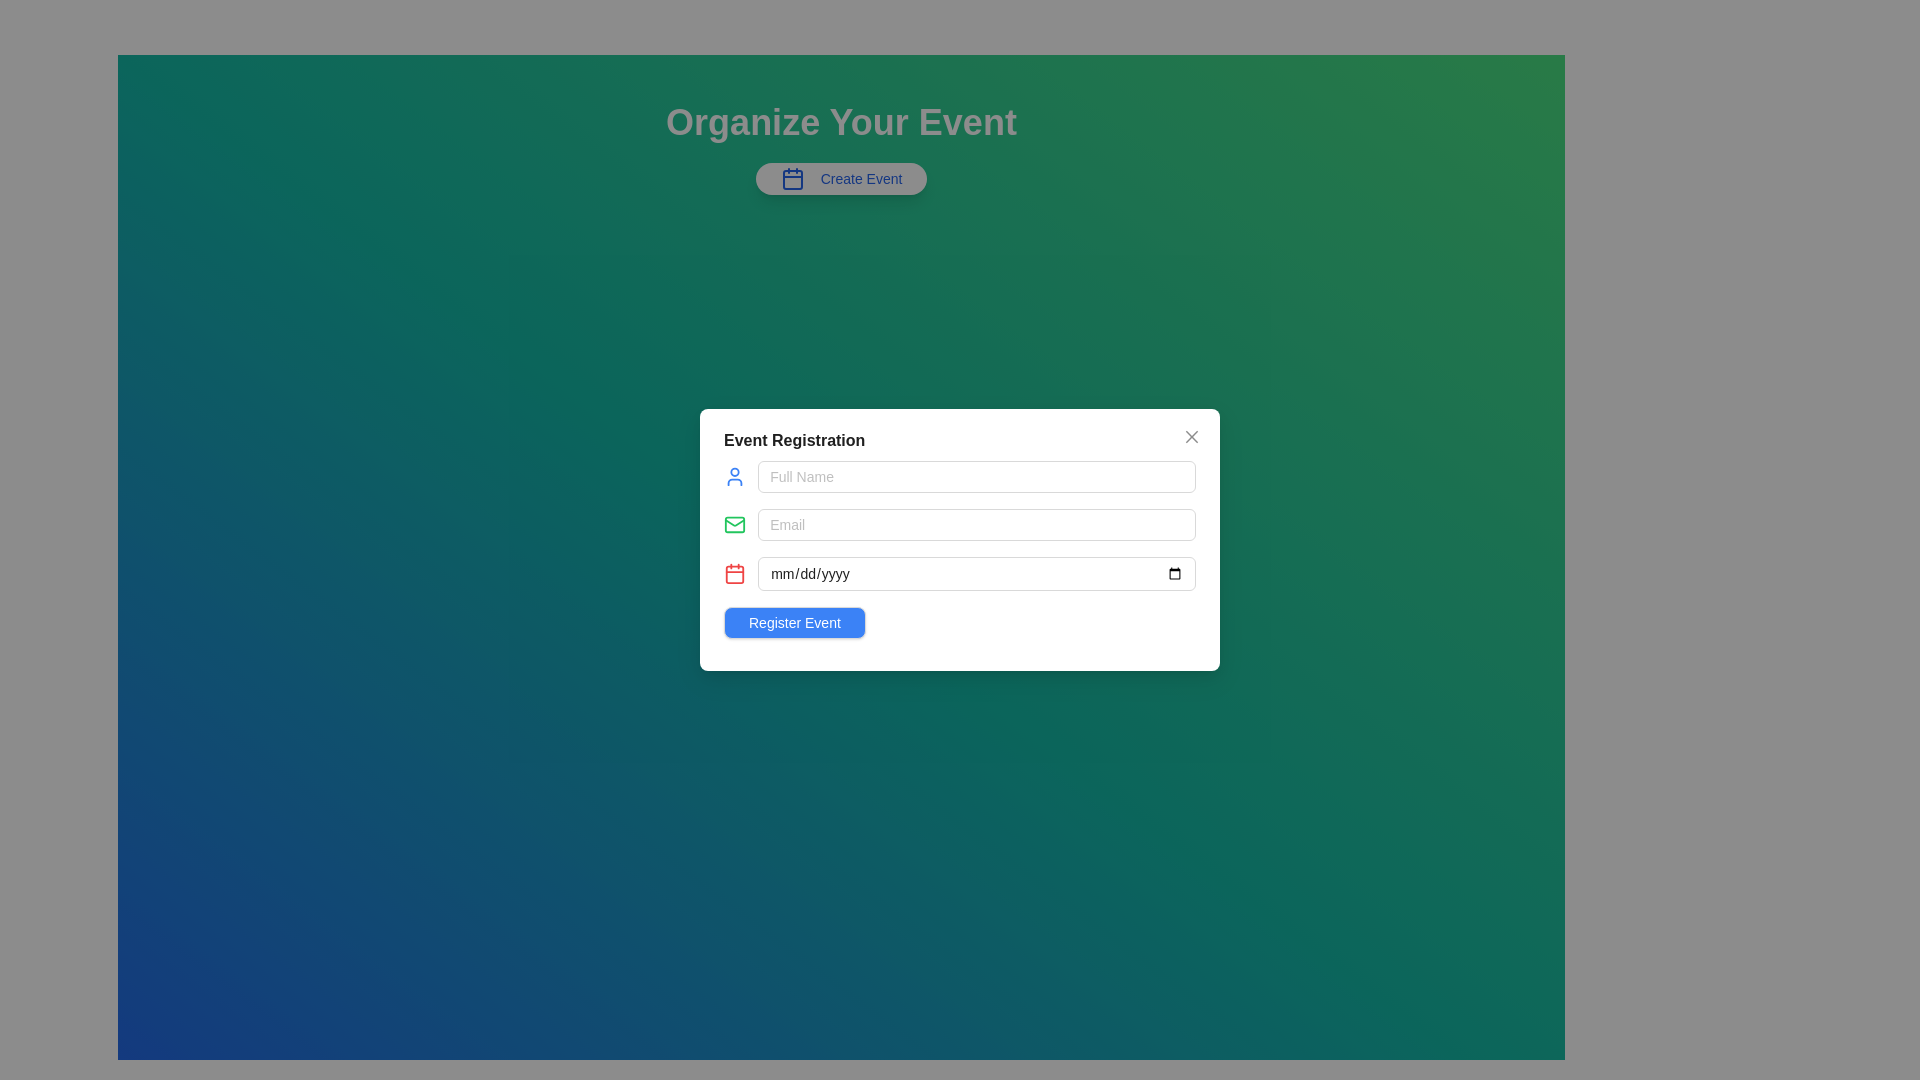 This screenshot has height=1080, width=1920. Describe the element at coordinates (791, 177) in the screenshot. I see `the 'Create Event' button by clicking on the calendar icon located to the left of the button's text` at that location.